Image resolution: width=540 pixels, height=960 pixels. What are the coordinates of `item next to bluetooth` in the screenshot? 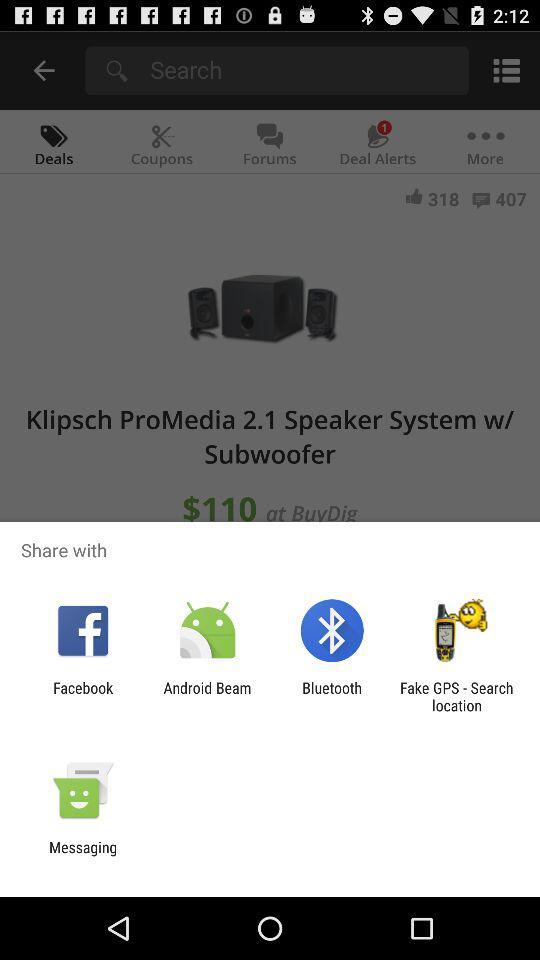 It's located at (456, 696).